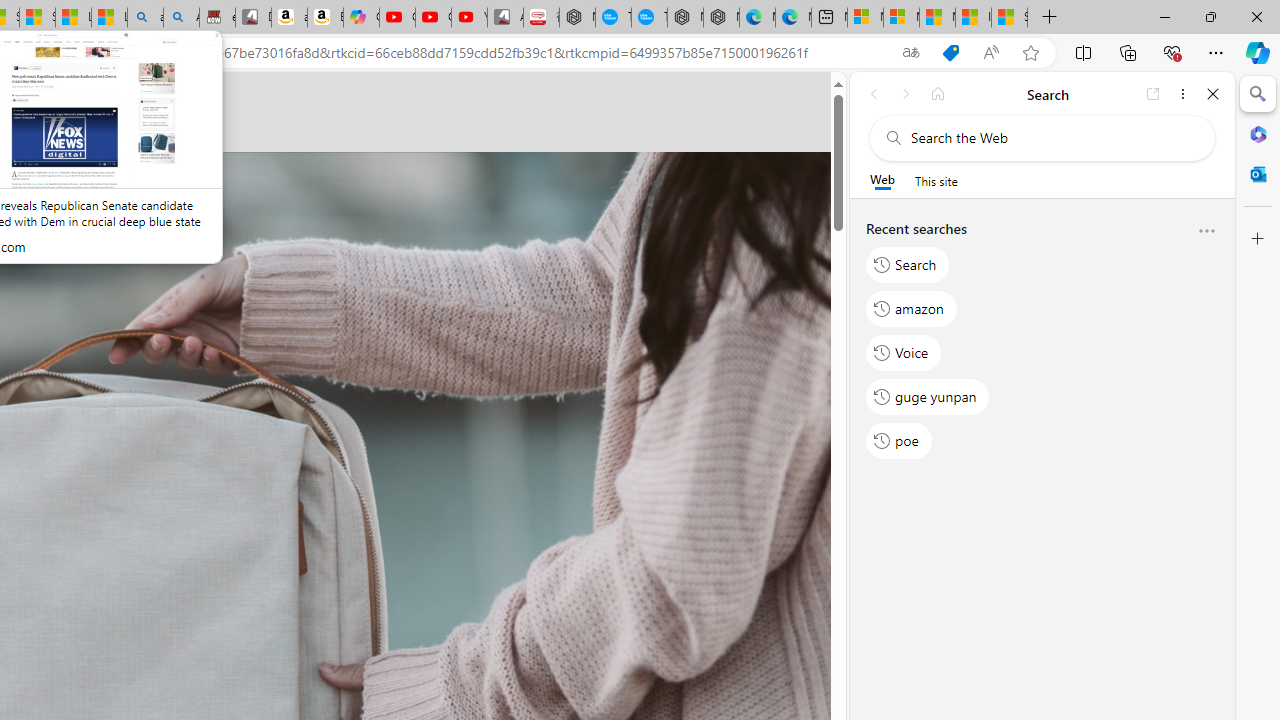  Describe the element at coordinates (1153, 93) in the screenshot. I see `'Open link in new tab'` at that location.